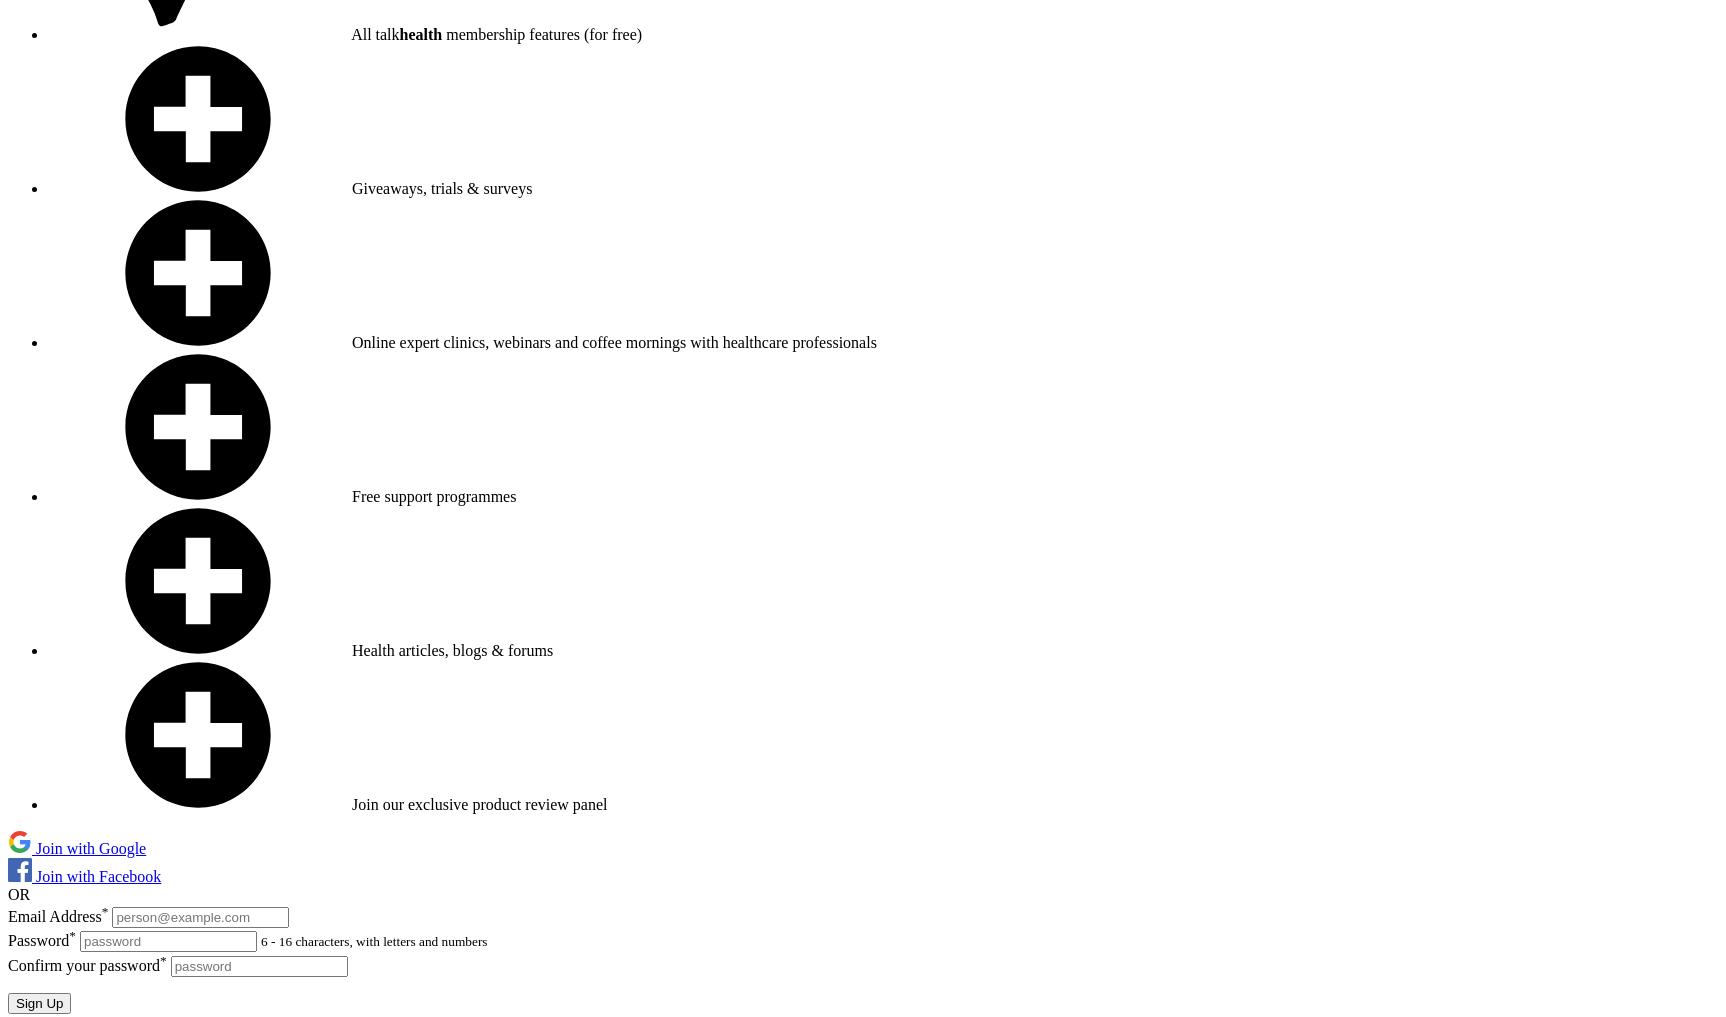 Image resolution: width=1726 pixels, height=1017 pixels. I want to click on 'OR', so click(18, 893).